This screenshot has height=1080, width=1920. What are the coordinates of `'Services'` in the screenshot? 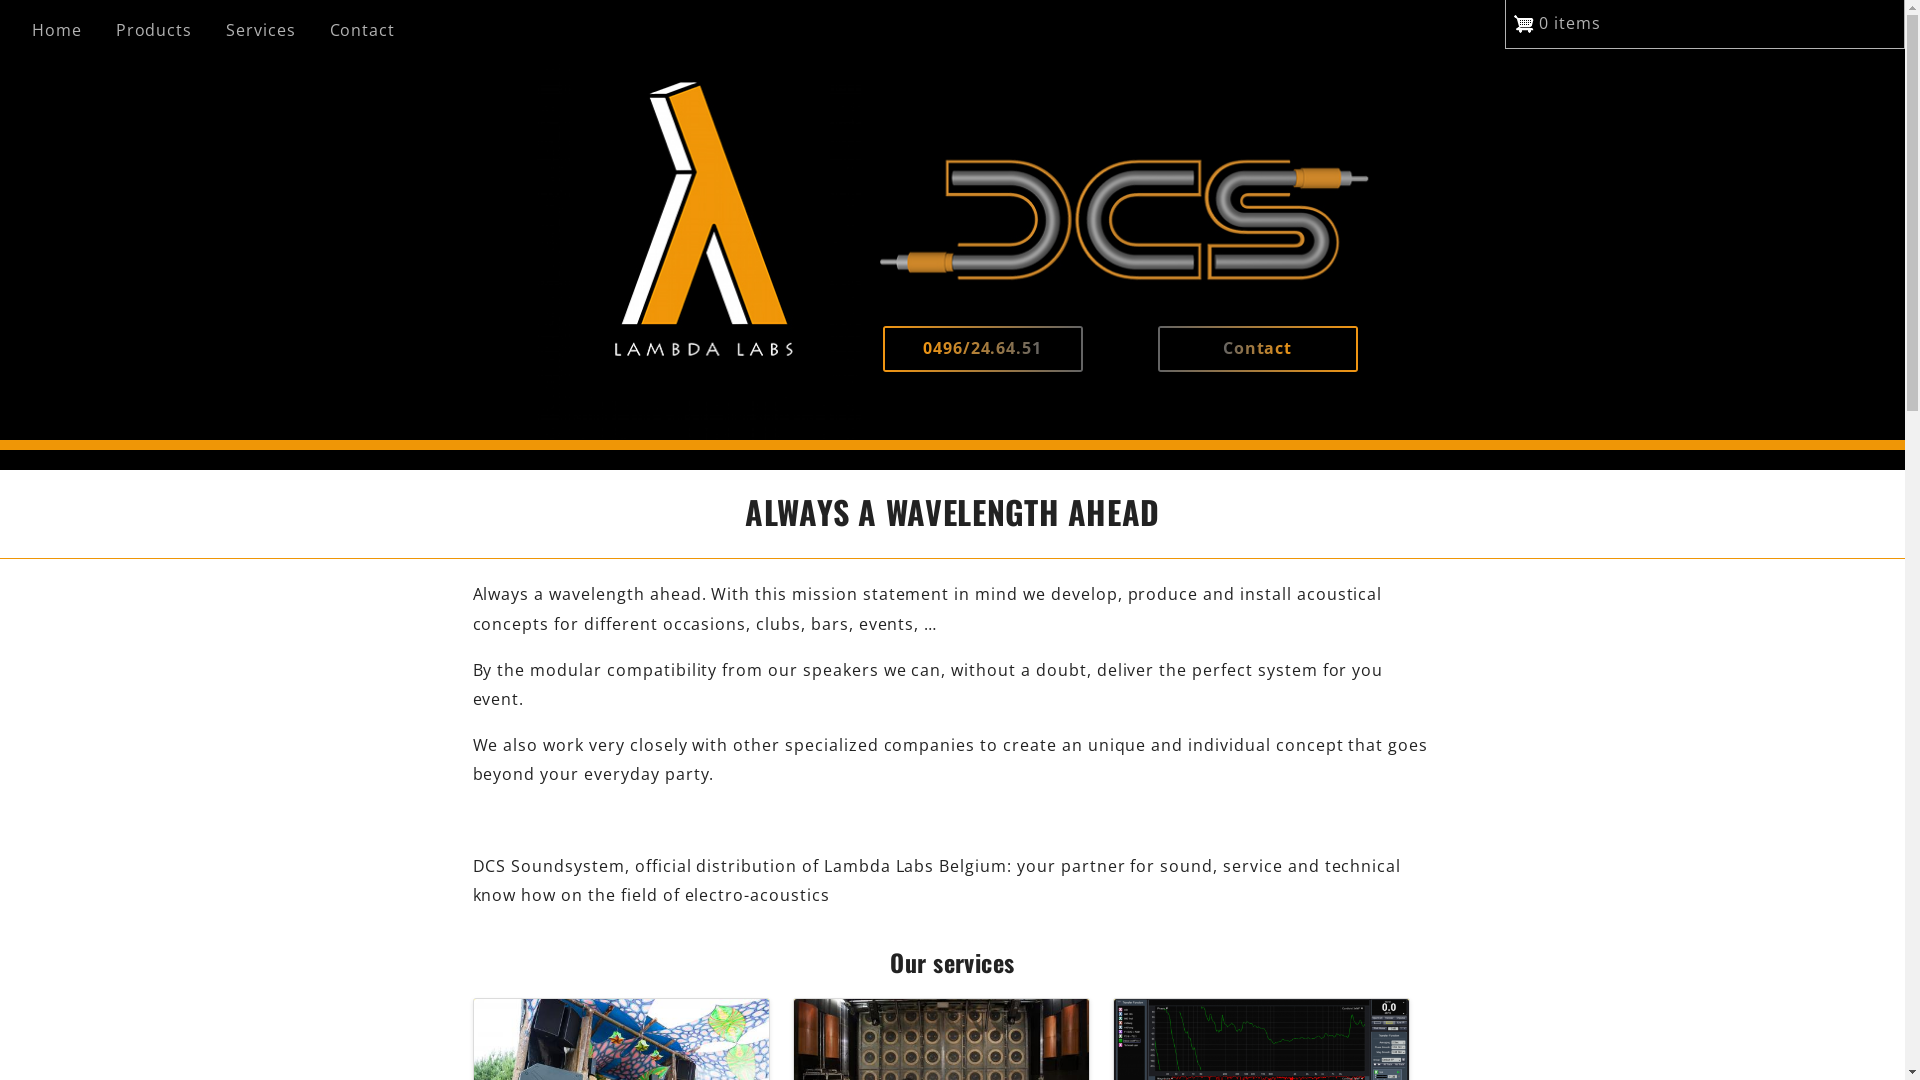 It's located at (225, 30).